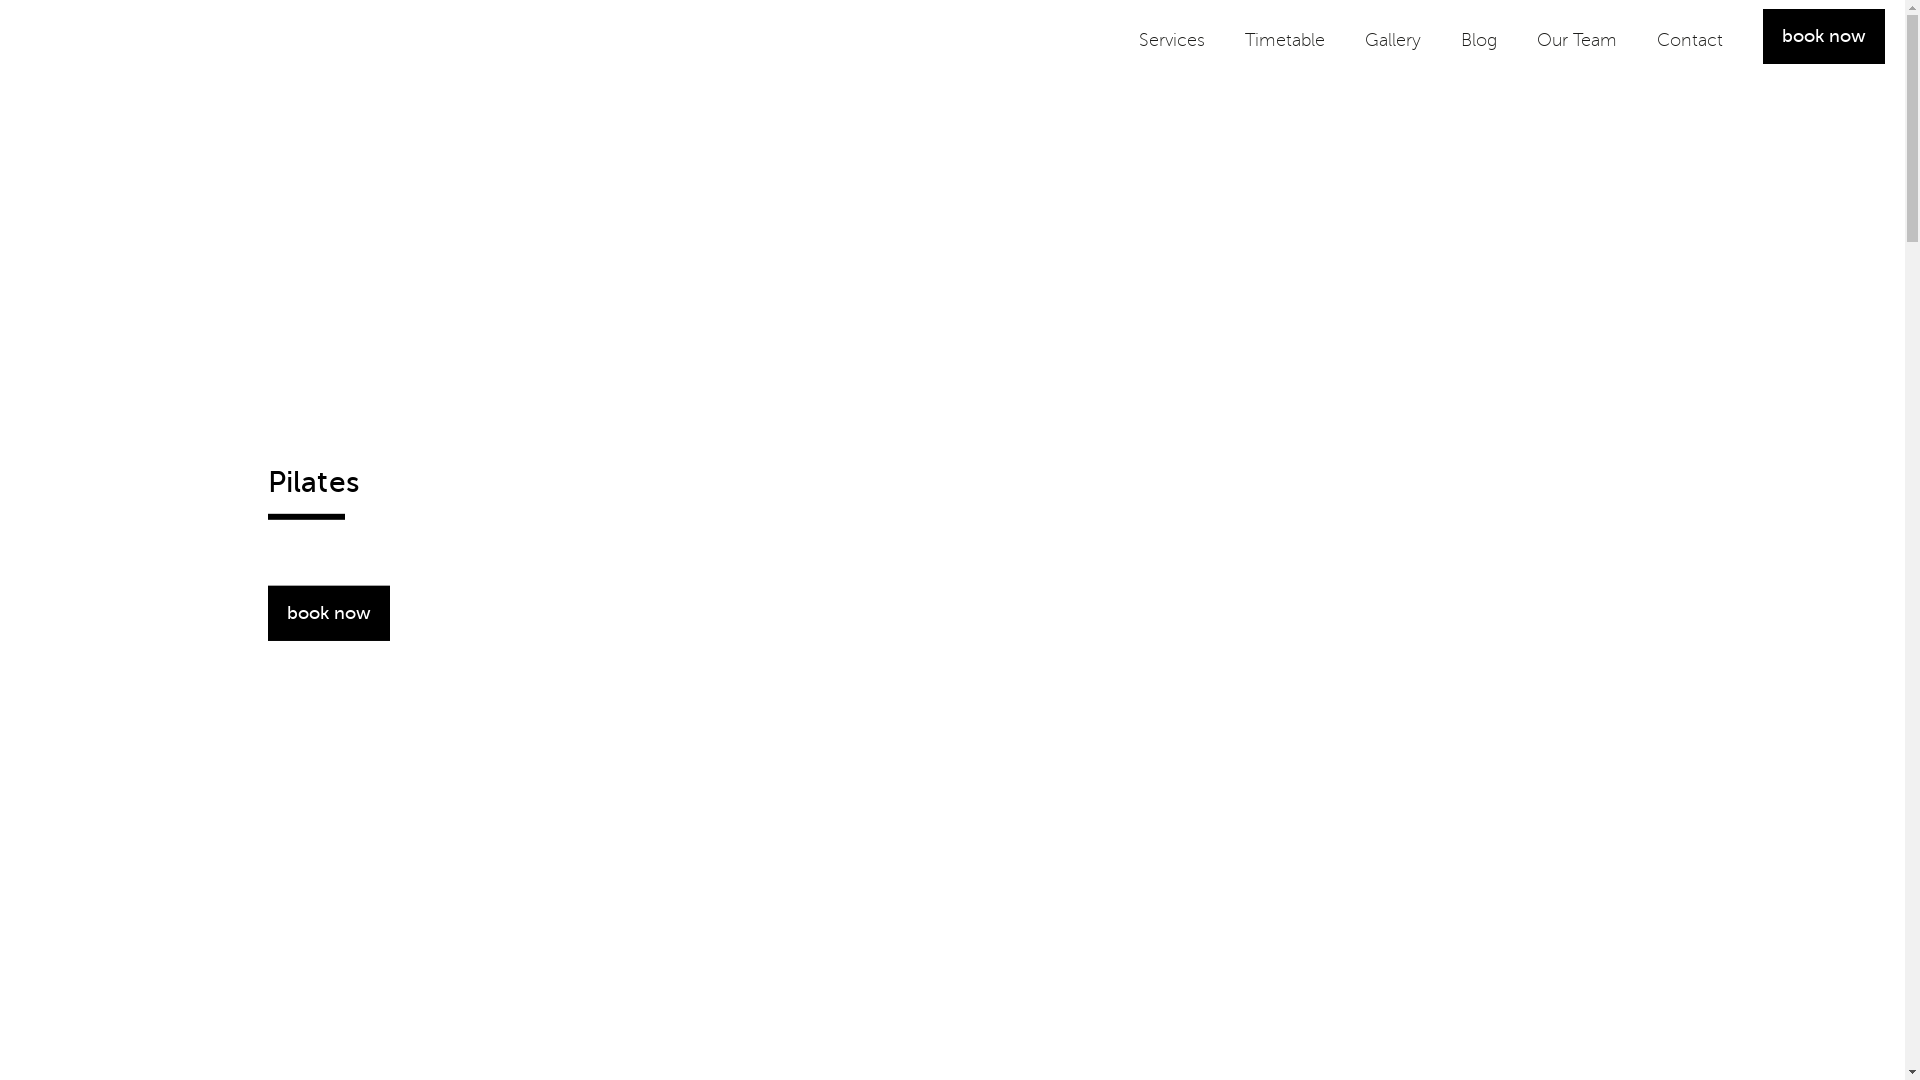 The width and height of the screenshot is (1920, 1080). I want to click on 'Our Team', so click(1576, 43).